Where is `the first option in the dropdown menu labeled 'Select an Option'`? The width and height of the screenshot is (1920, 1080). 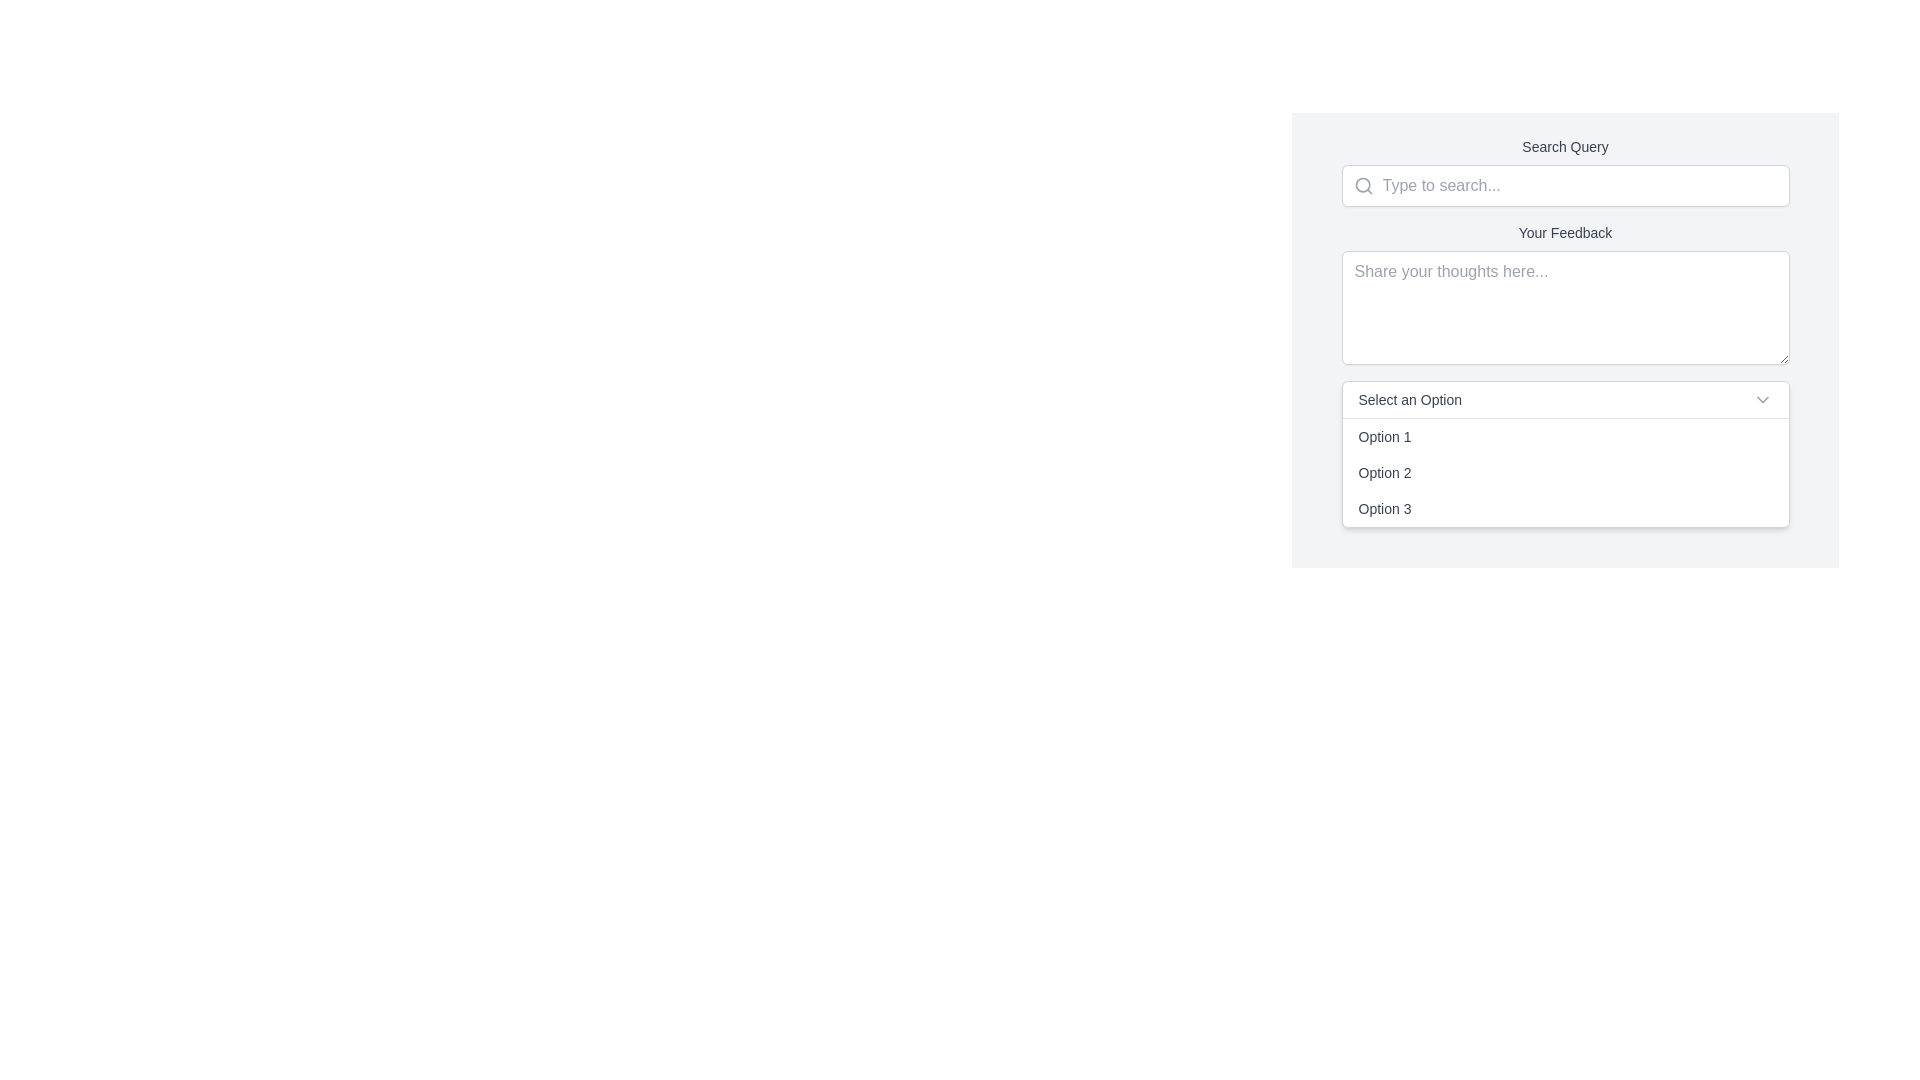 the first option in the dropdown menu labeled 'Select an Option' is located at coordinates (1564, 435).